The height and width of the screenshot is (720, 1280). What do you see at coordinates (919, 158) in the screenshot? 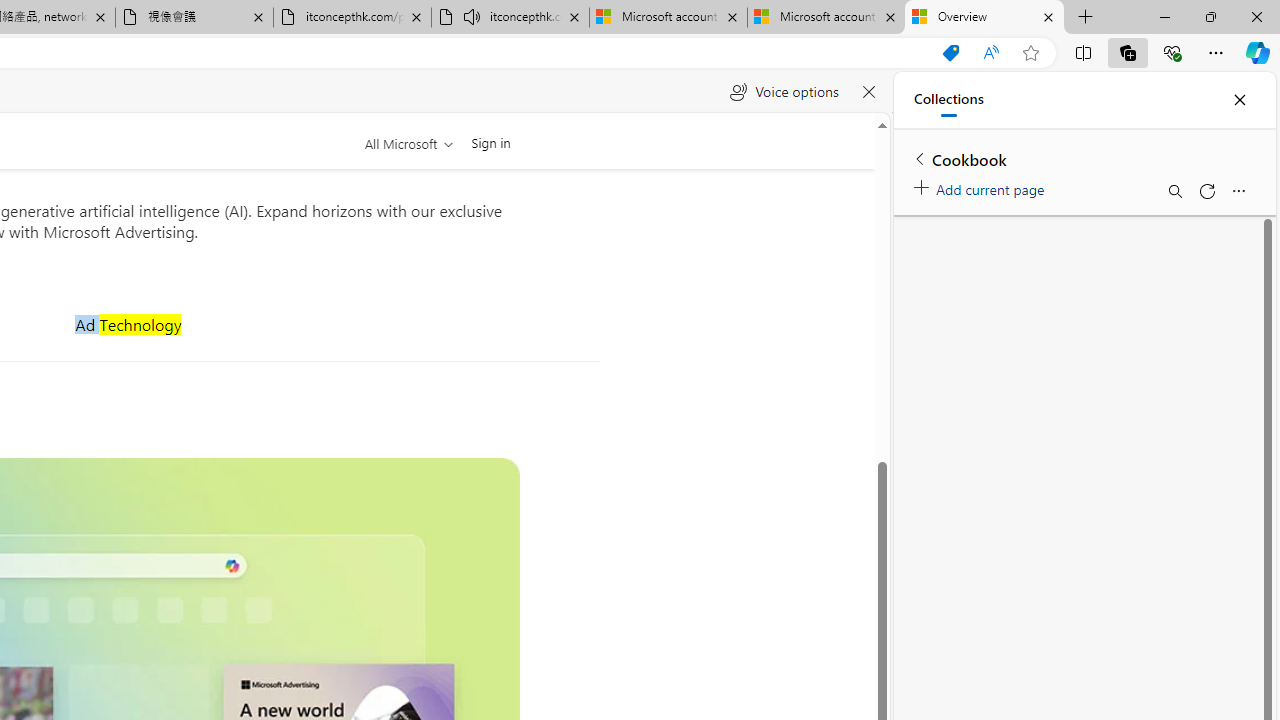
I see `'Back to list of collections'` at bounding box center [919, 158].